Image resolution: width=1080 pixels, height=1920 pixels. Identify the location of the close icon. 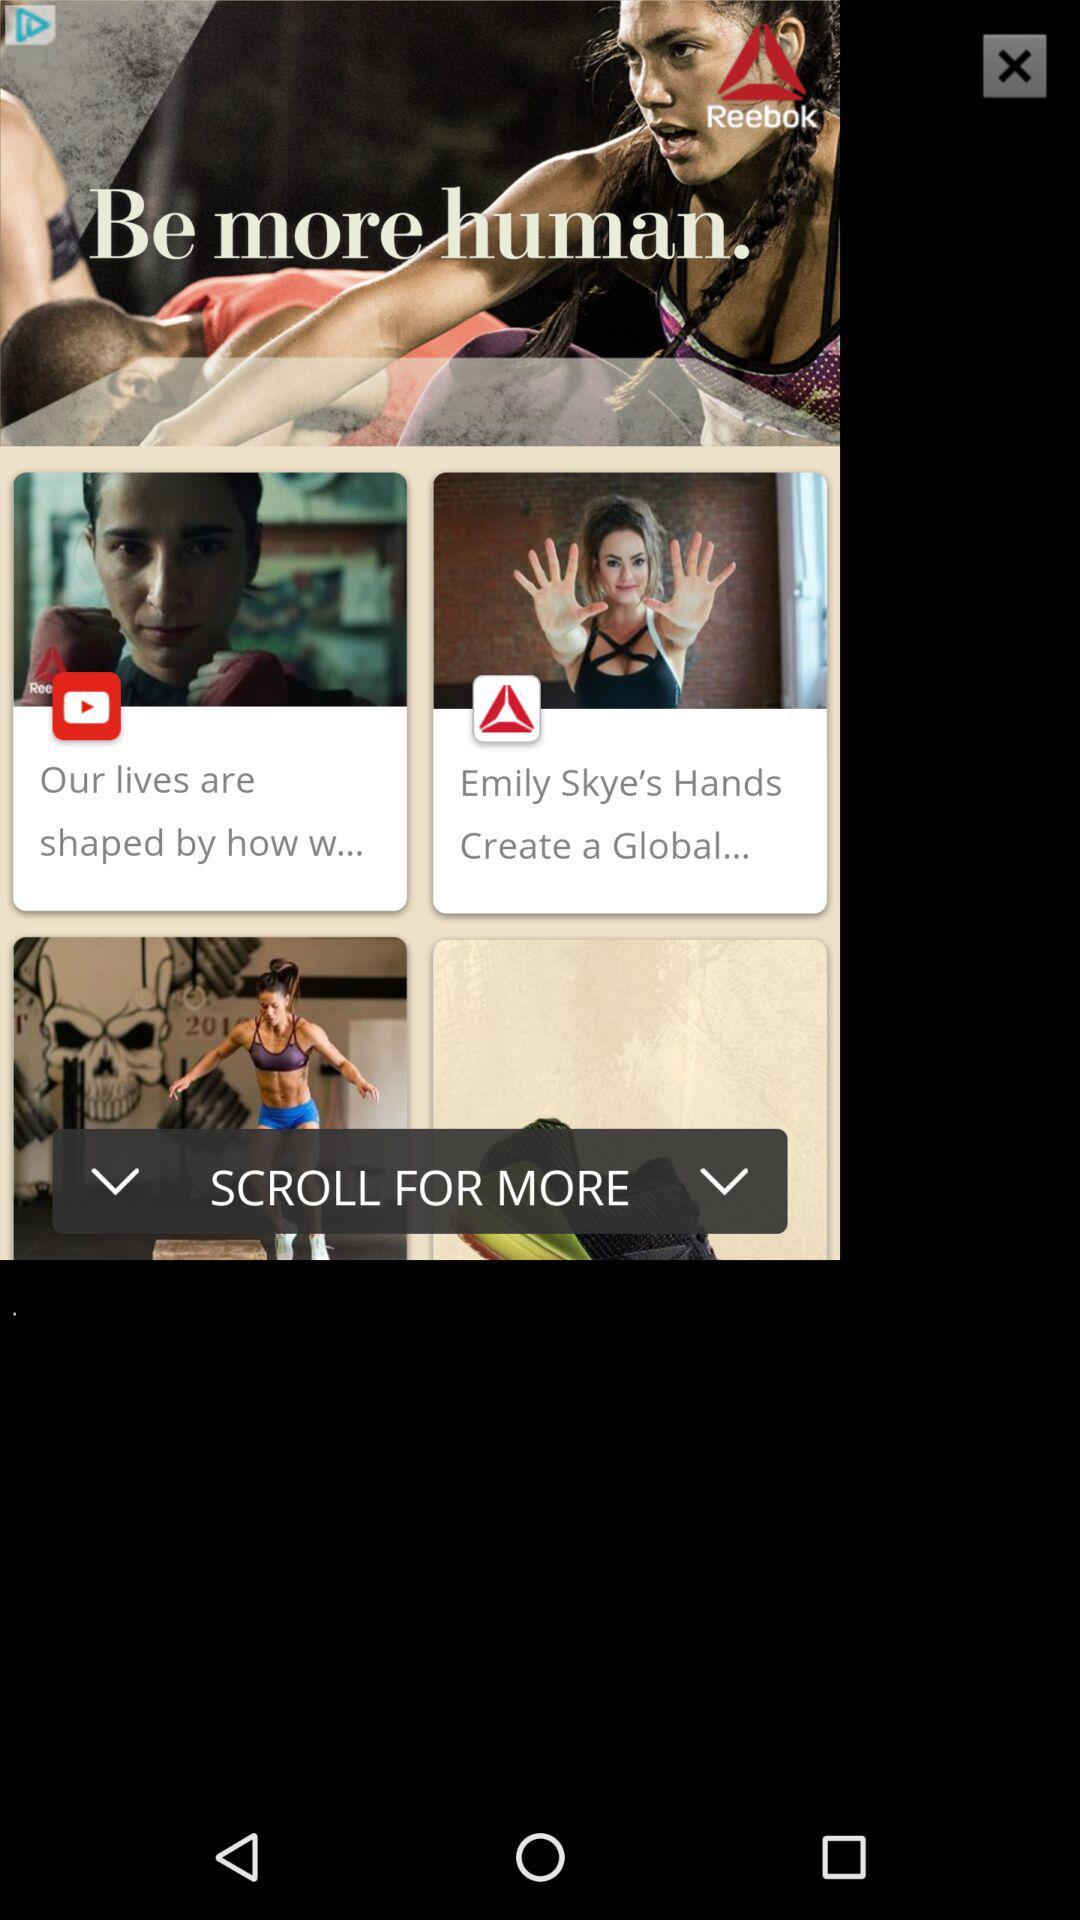
(1014, 70).